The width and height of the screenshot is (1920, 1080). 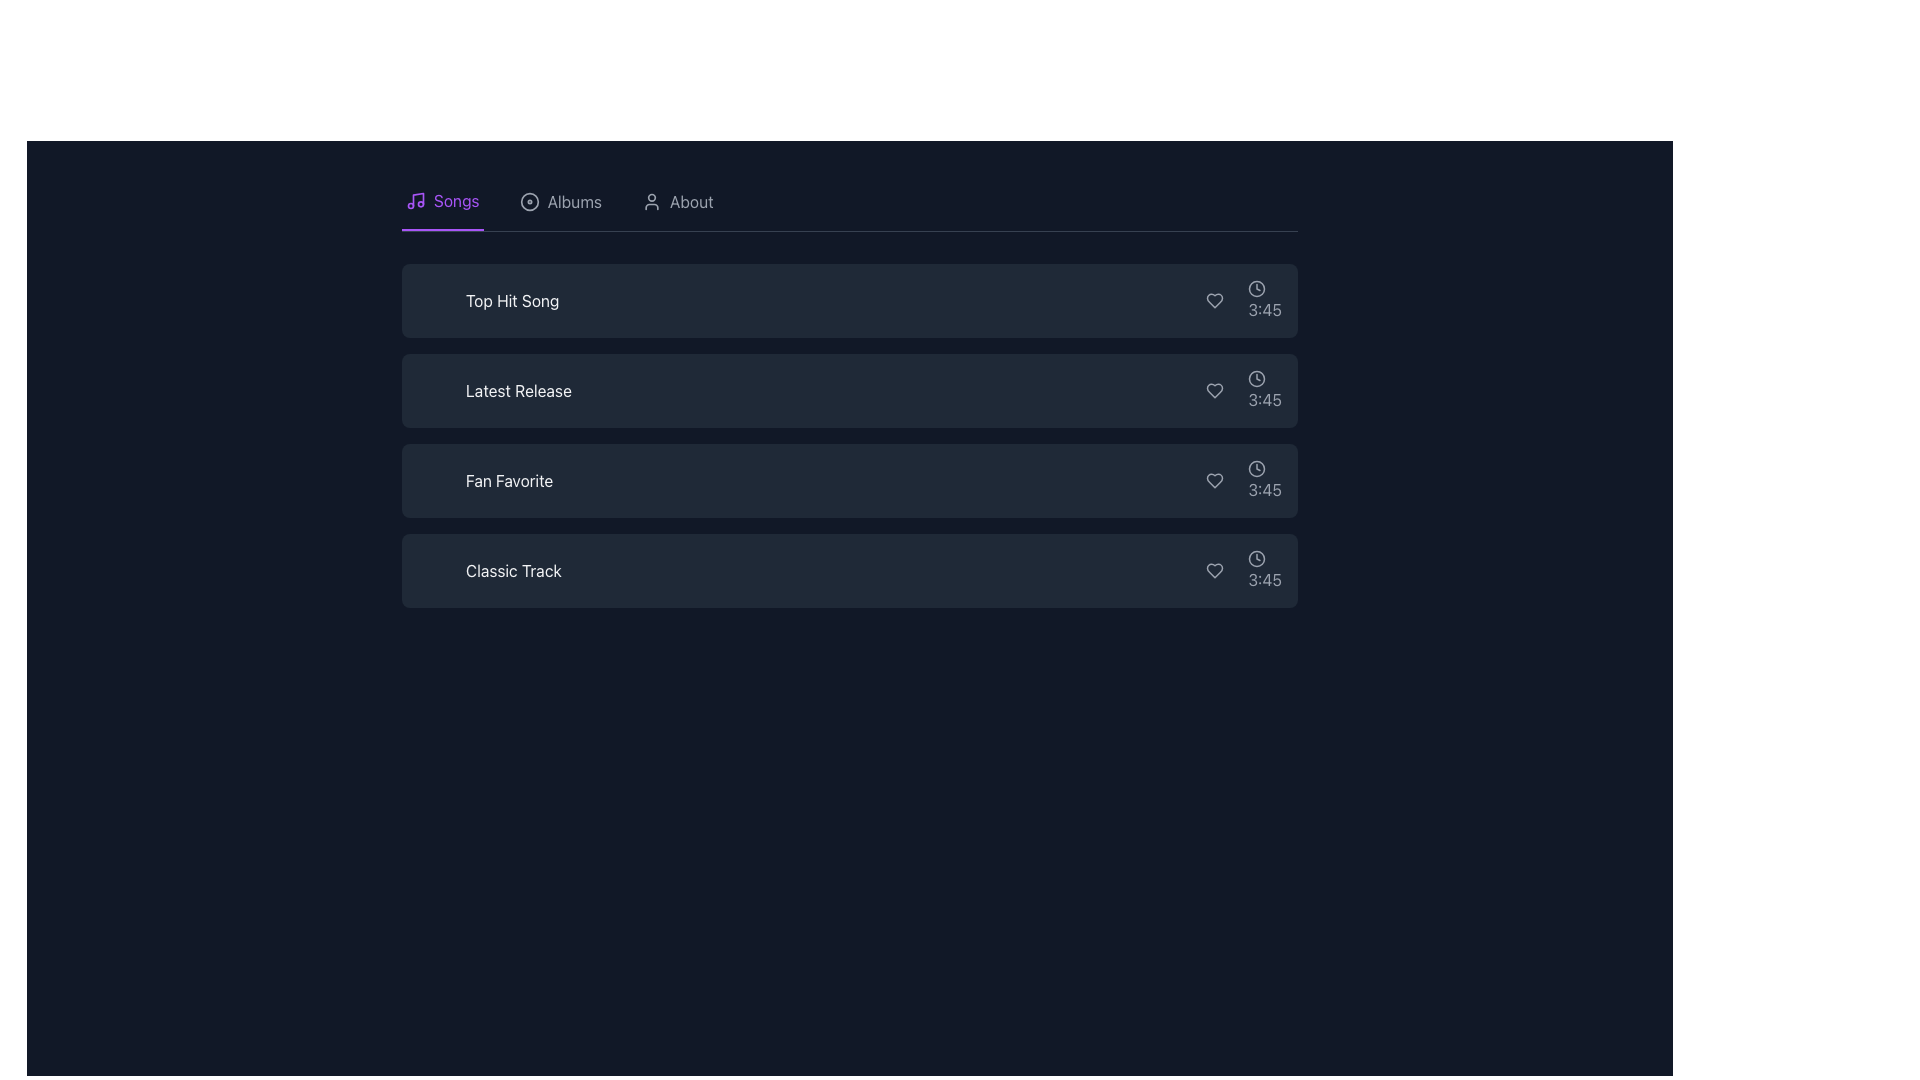 I want to click on the 'Songs' tab, which is the first tab in the navigation bar, styled with purple text and a purple underline, to potentially see a tooltip, so click(x=441, y=201).